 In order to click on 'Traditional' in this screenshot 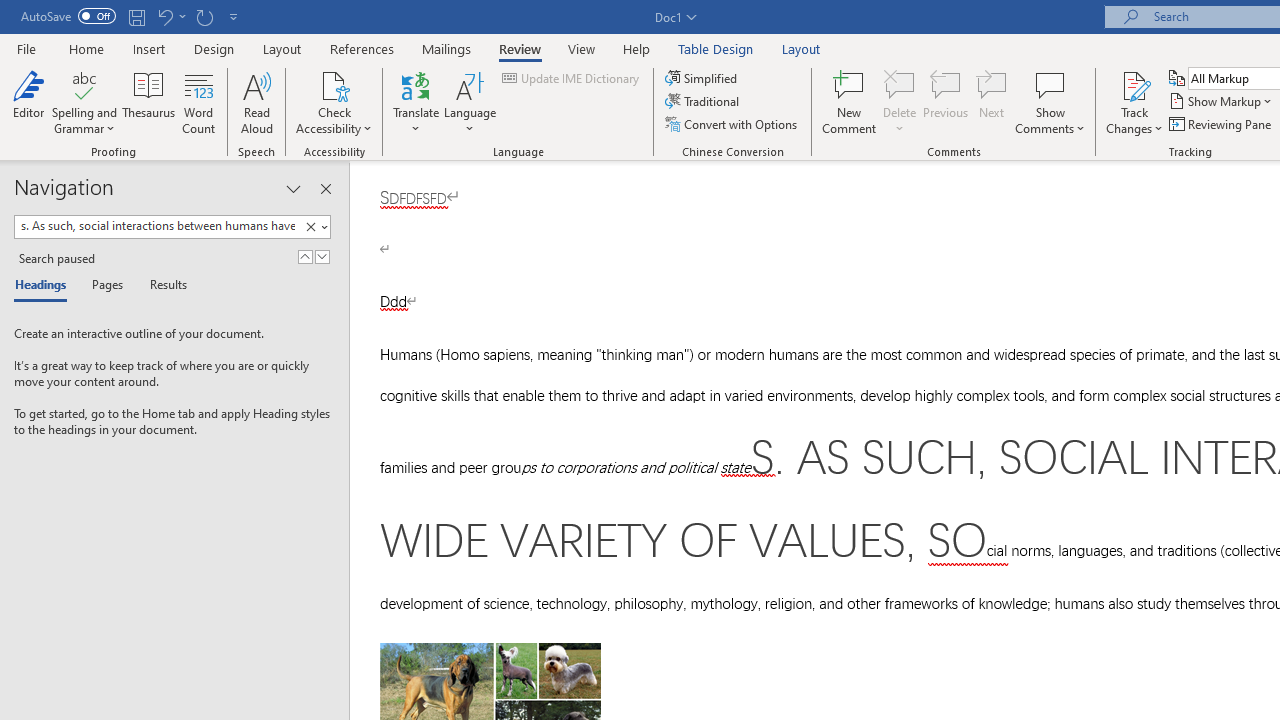, I will do `click(704, 101)`.